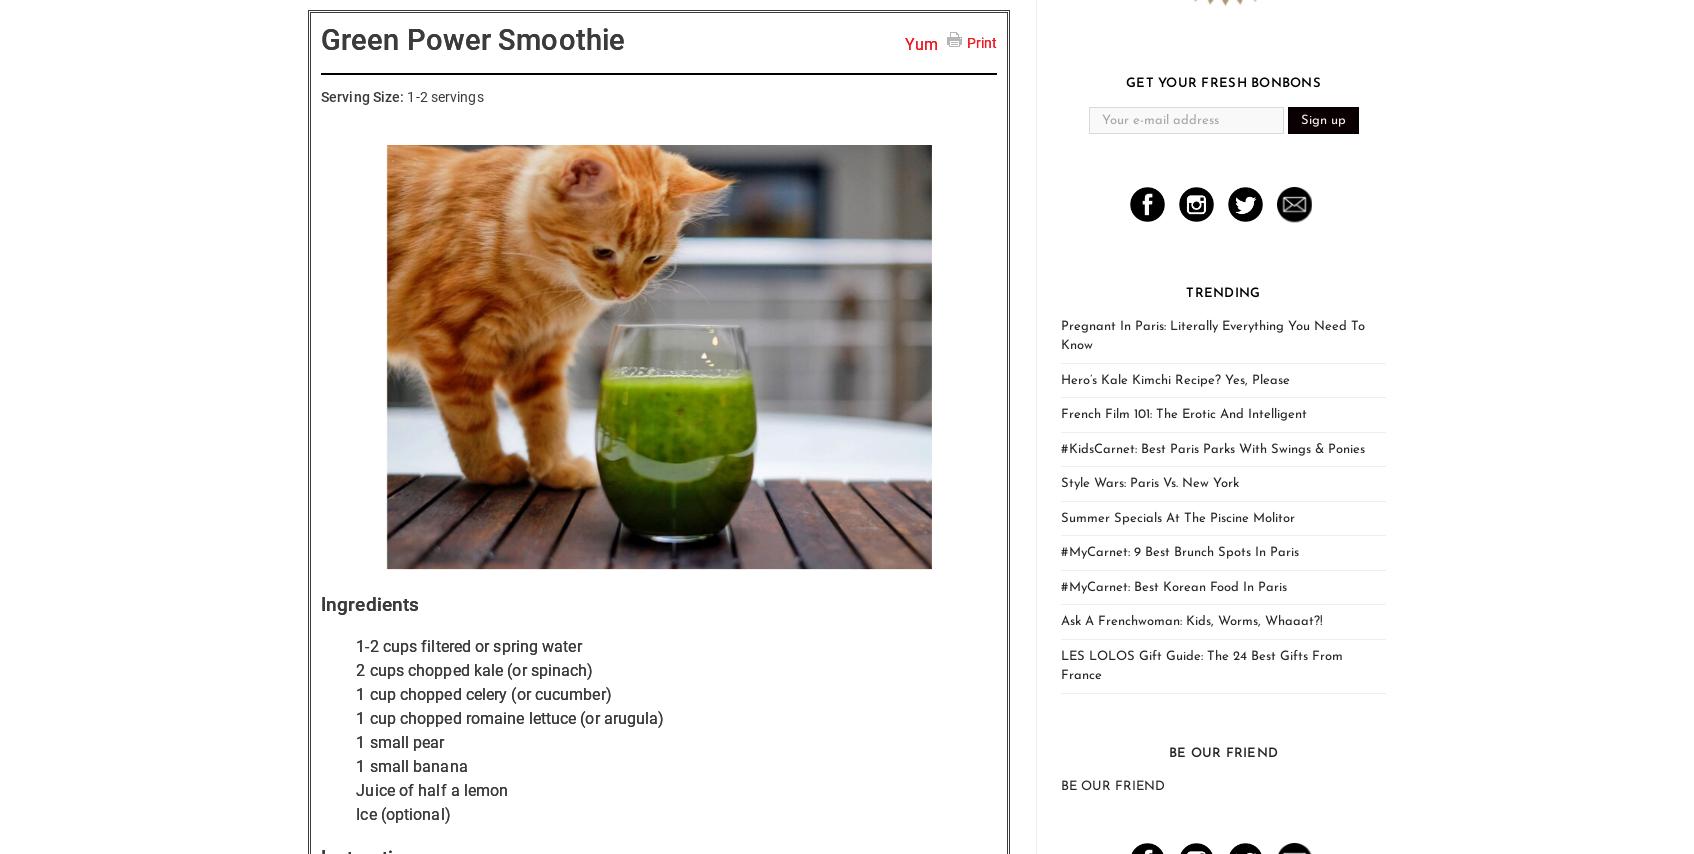 Image resolution: width=1694 pixels, height=854 pixels. What do you see at coordinates (472, 39) in the screenshot?
I see `'Green Power Smoothie'` at bounding box center [472, 39].